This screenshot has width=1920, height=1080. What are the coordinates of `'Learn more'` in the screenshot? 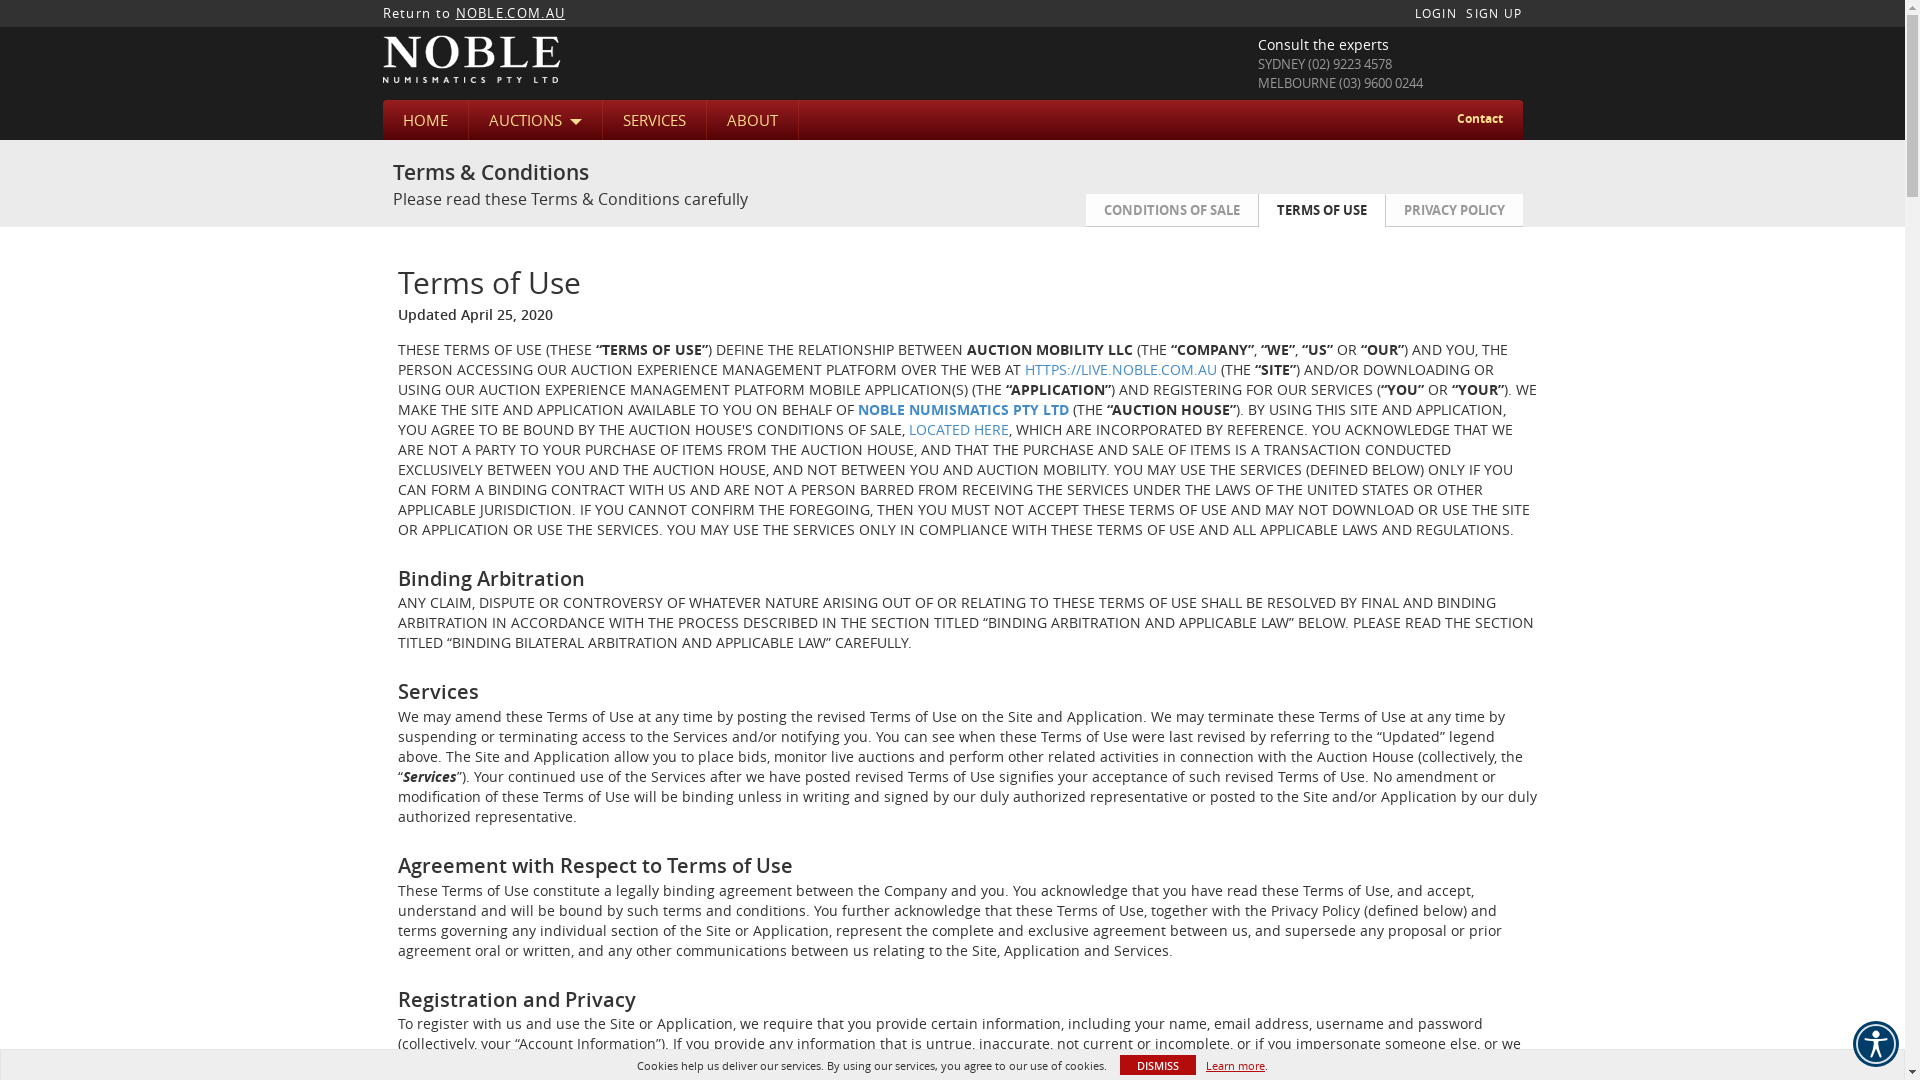 It's located at (1234, 1064).